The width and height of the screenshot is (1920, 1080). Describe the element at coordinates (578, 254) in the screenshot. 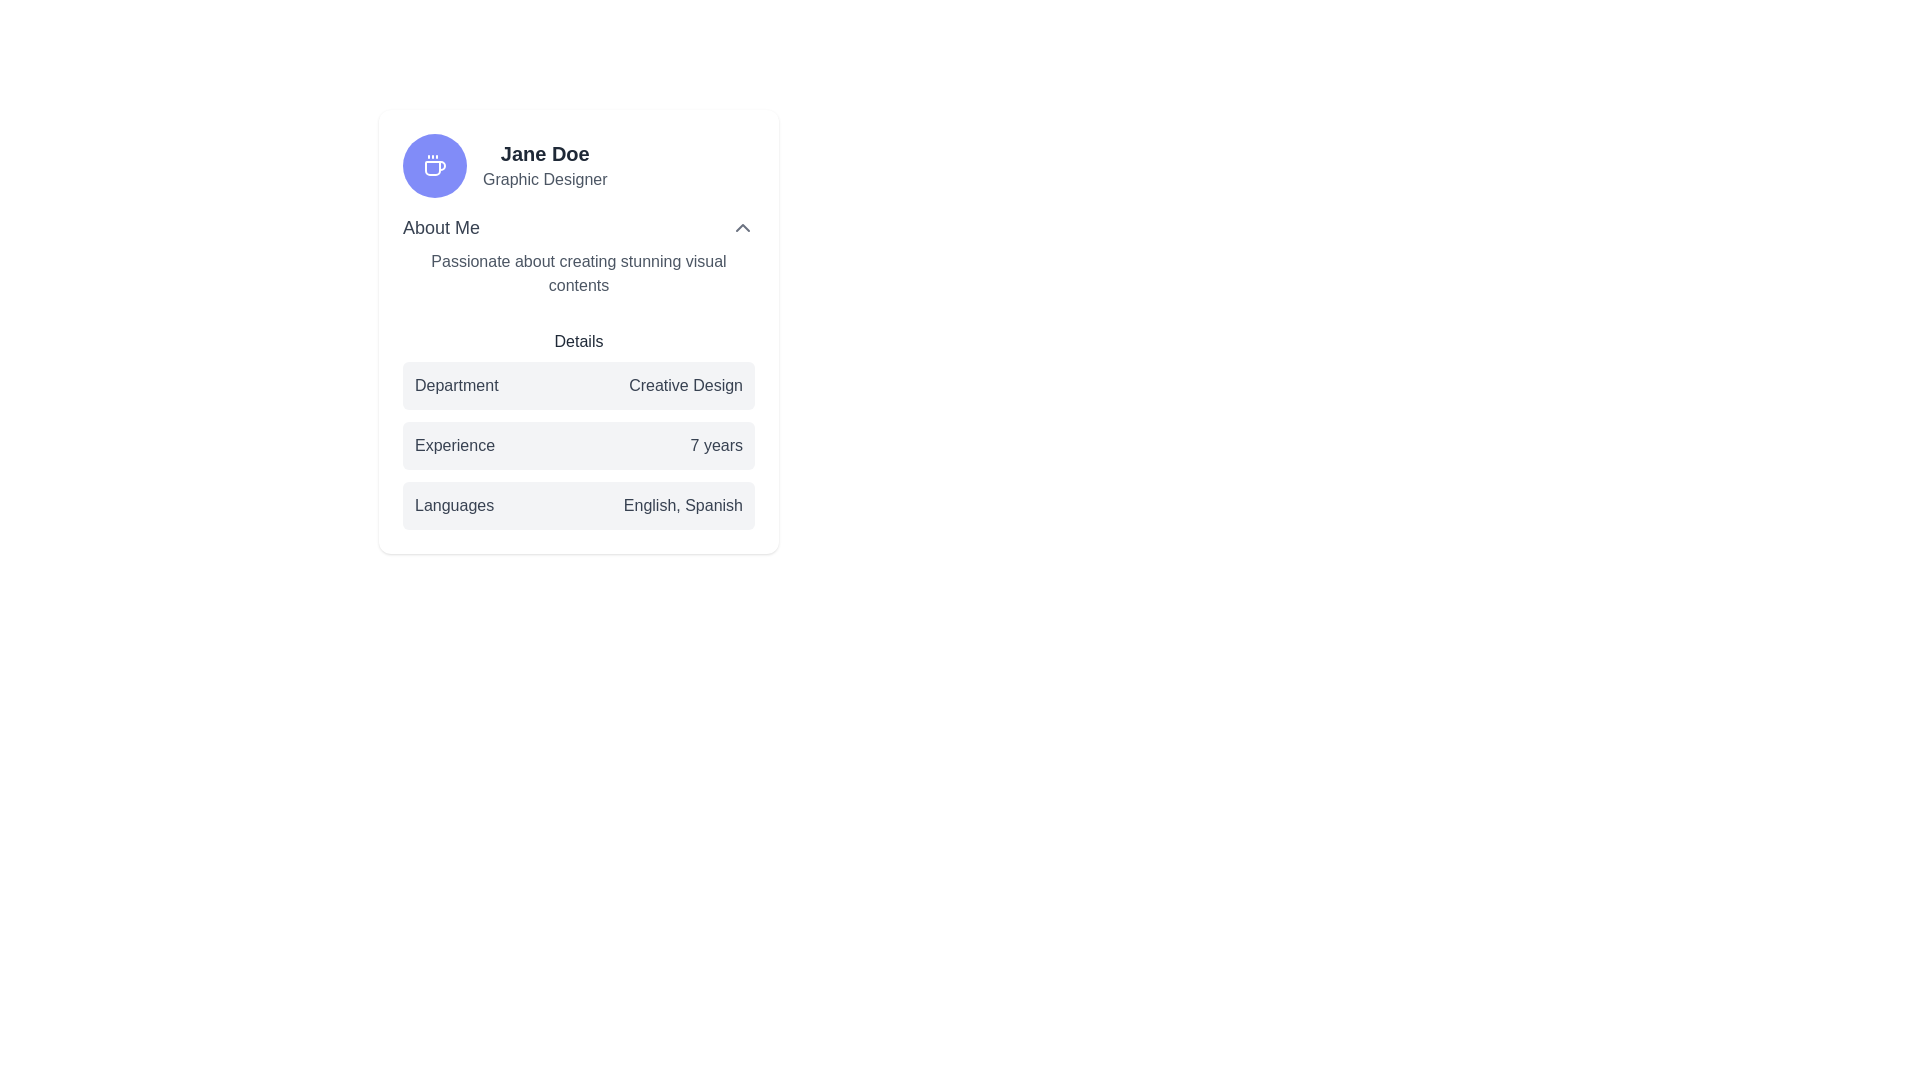

I see `the Text Information Section located under the profile heading 'Jane Doe' and above the 'Details' section in the profile card` at that location.